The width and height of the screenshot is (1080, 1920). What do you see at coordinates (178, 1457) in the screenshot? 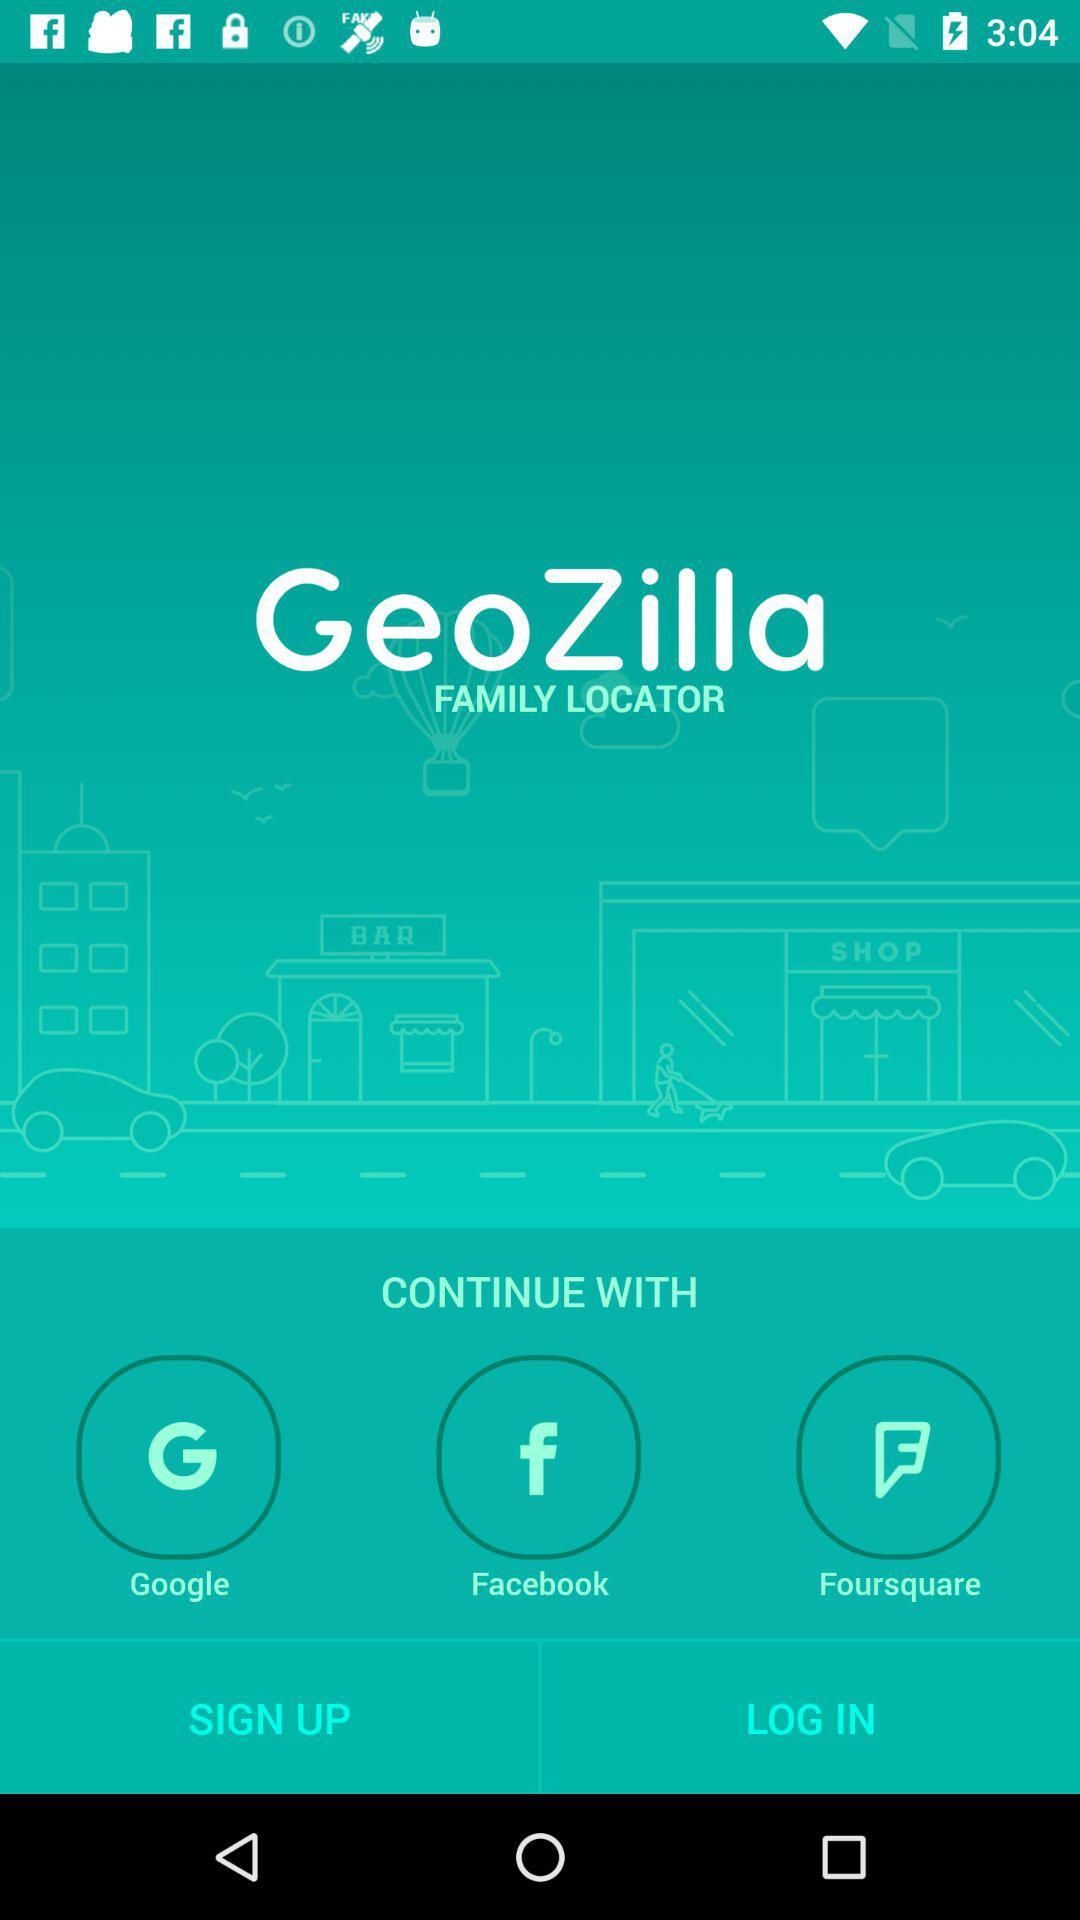
I see `the refresh icon` at bounding box center [178, 1457].